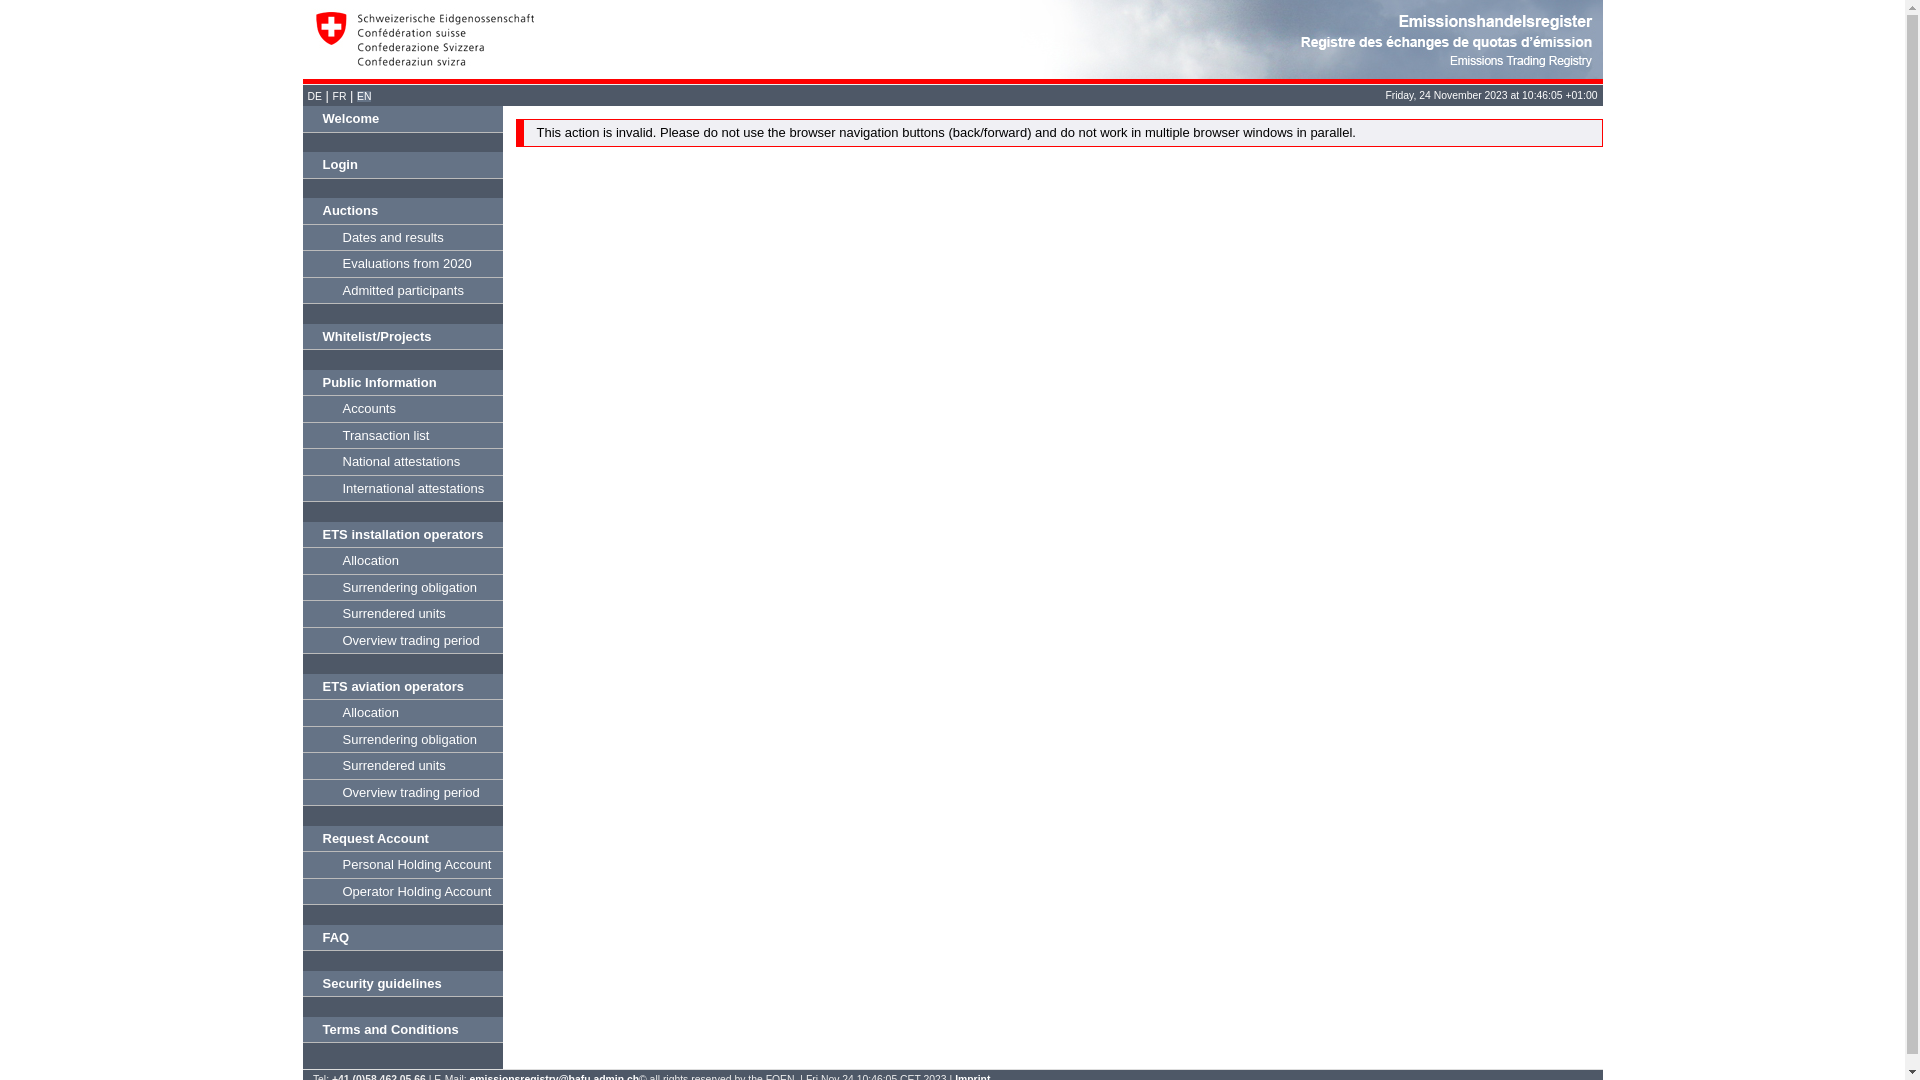 The width and height of the screenshot is (1920, 1080). I want to click on 'Accounts', so click(401, 408).